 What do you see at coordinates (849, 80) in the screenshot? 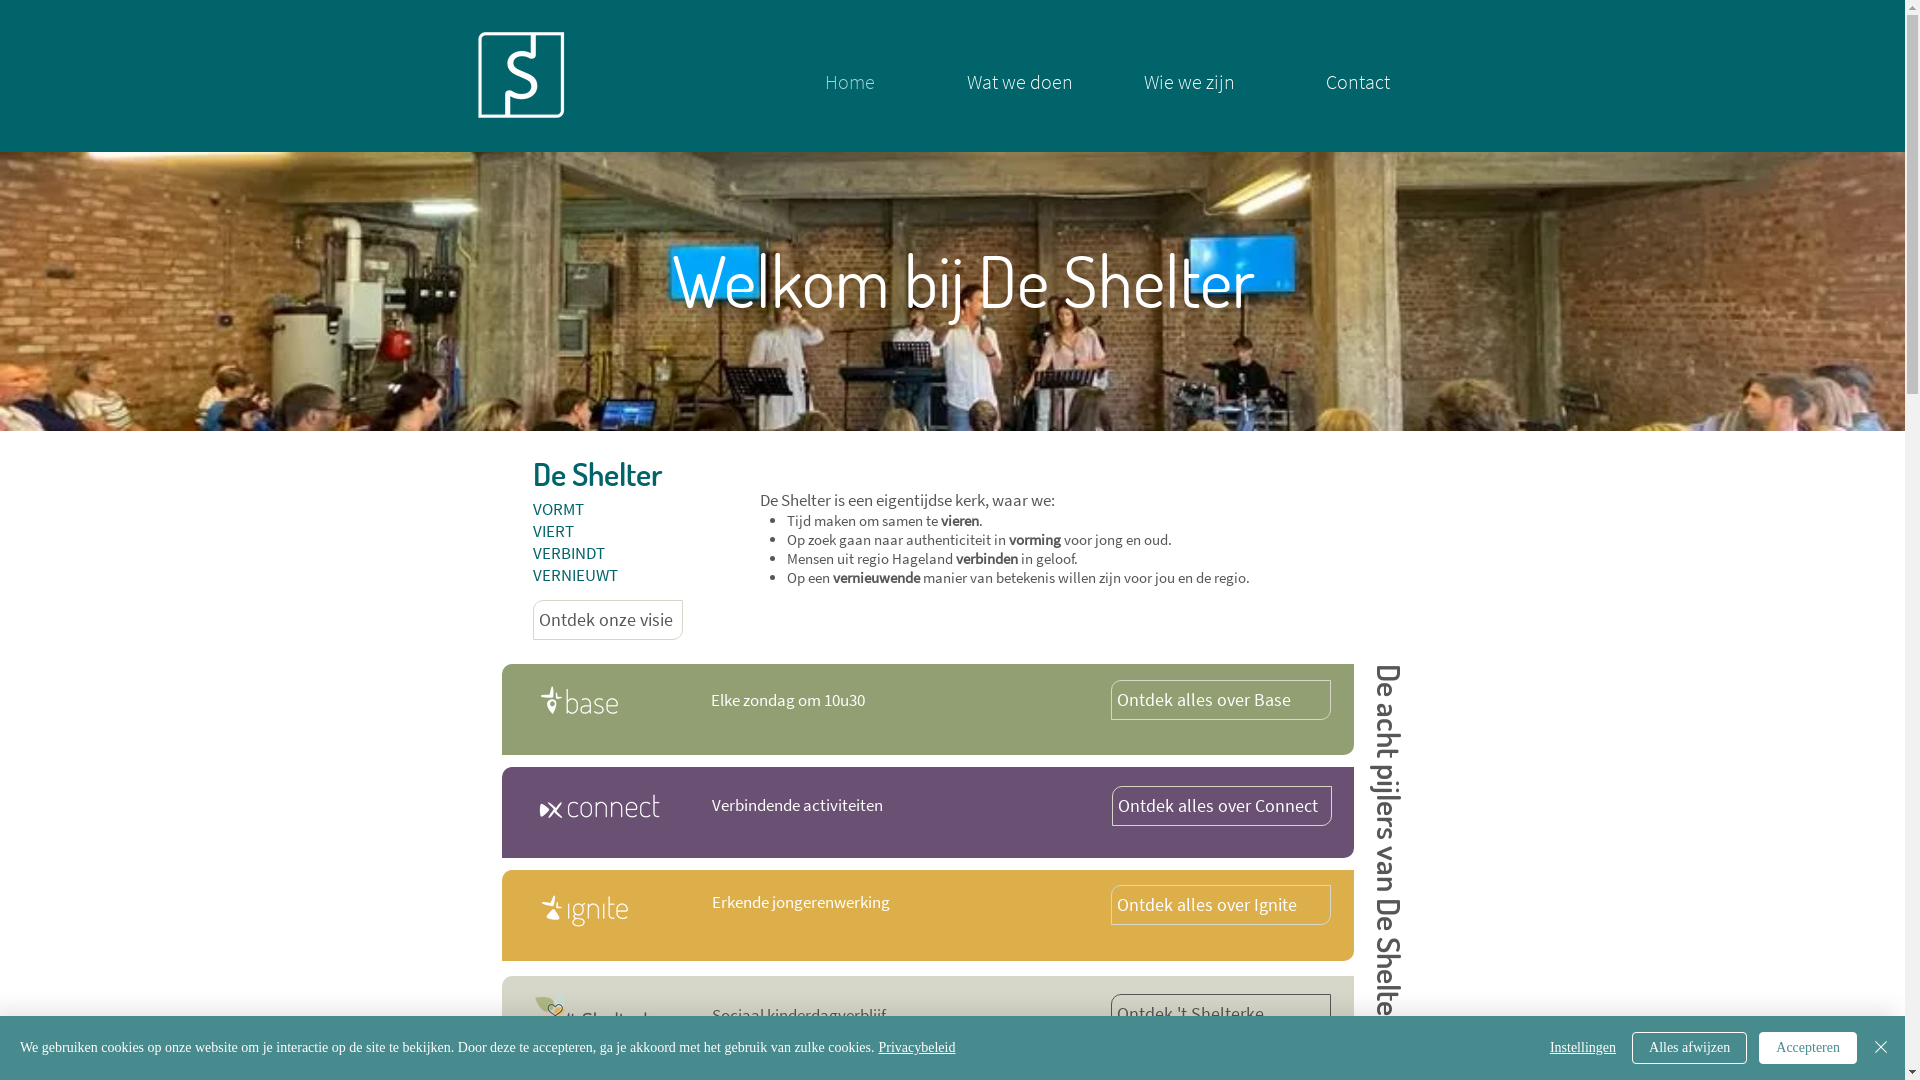
I see `'Home'` at bounding box center [849, 80].